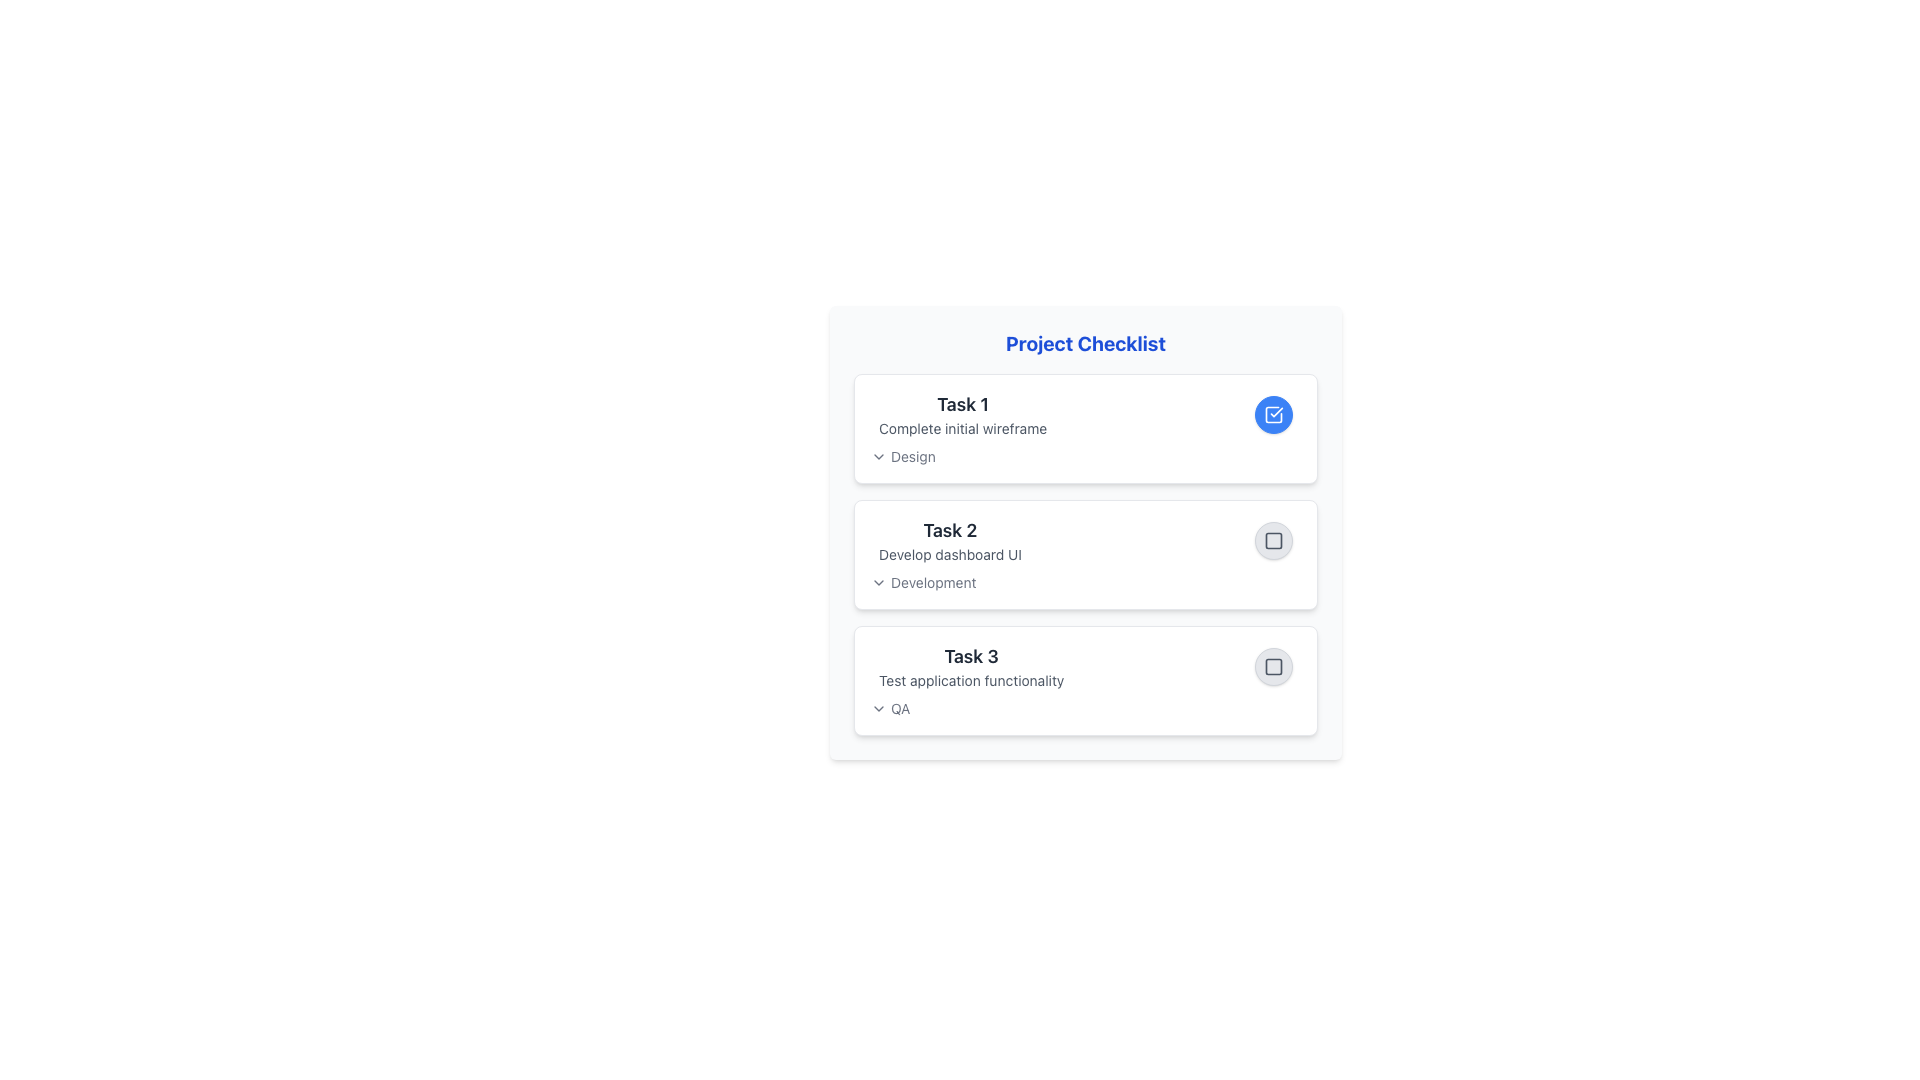 The image size is (1920, 1080). What do you see at coordinates (963, 427) in the screenshot?
I see `the static text element that provides details for 'Task 1' in the checklist interface` at bounding box center [963, 427].